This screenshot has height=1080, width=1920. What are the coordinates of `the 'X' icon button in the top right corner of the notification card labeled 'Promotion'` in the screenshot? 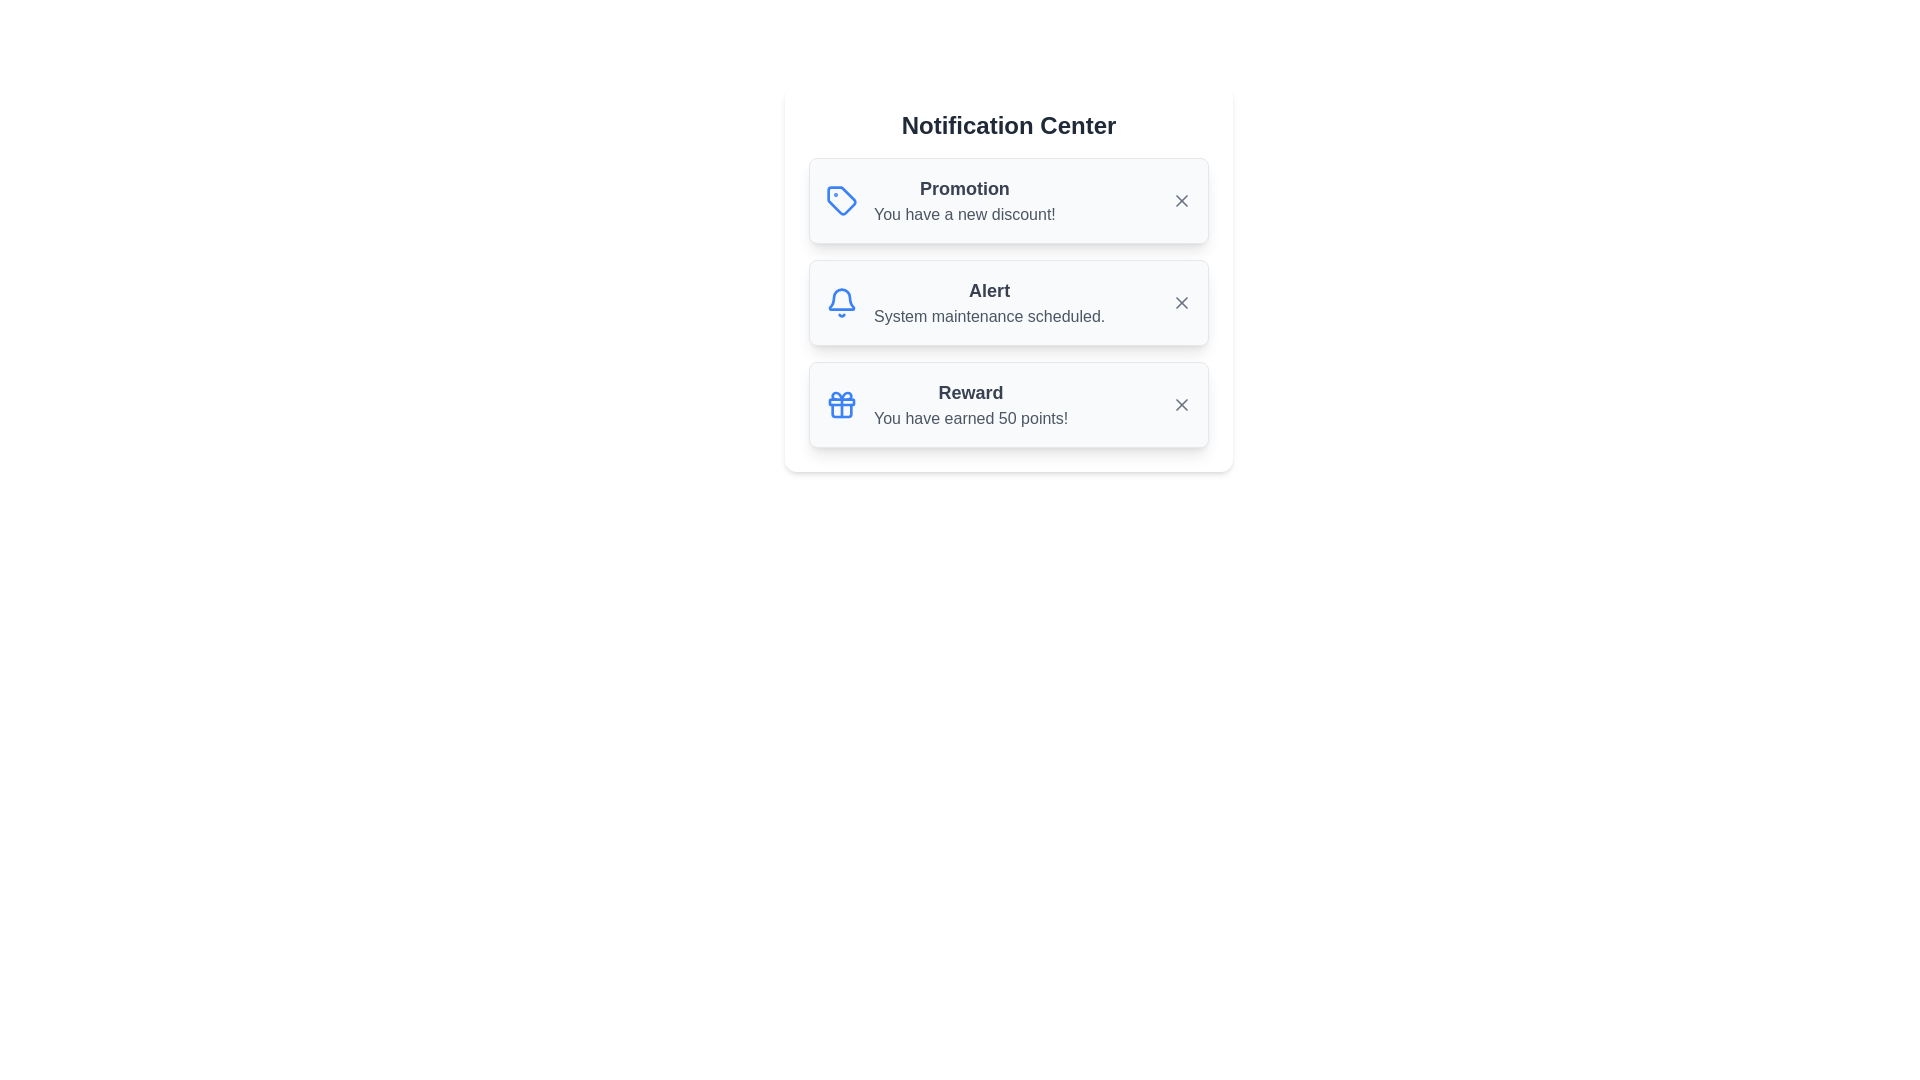 It's located at (1181, 200).